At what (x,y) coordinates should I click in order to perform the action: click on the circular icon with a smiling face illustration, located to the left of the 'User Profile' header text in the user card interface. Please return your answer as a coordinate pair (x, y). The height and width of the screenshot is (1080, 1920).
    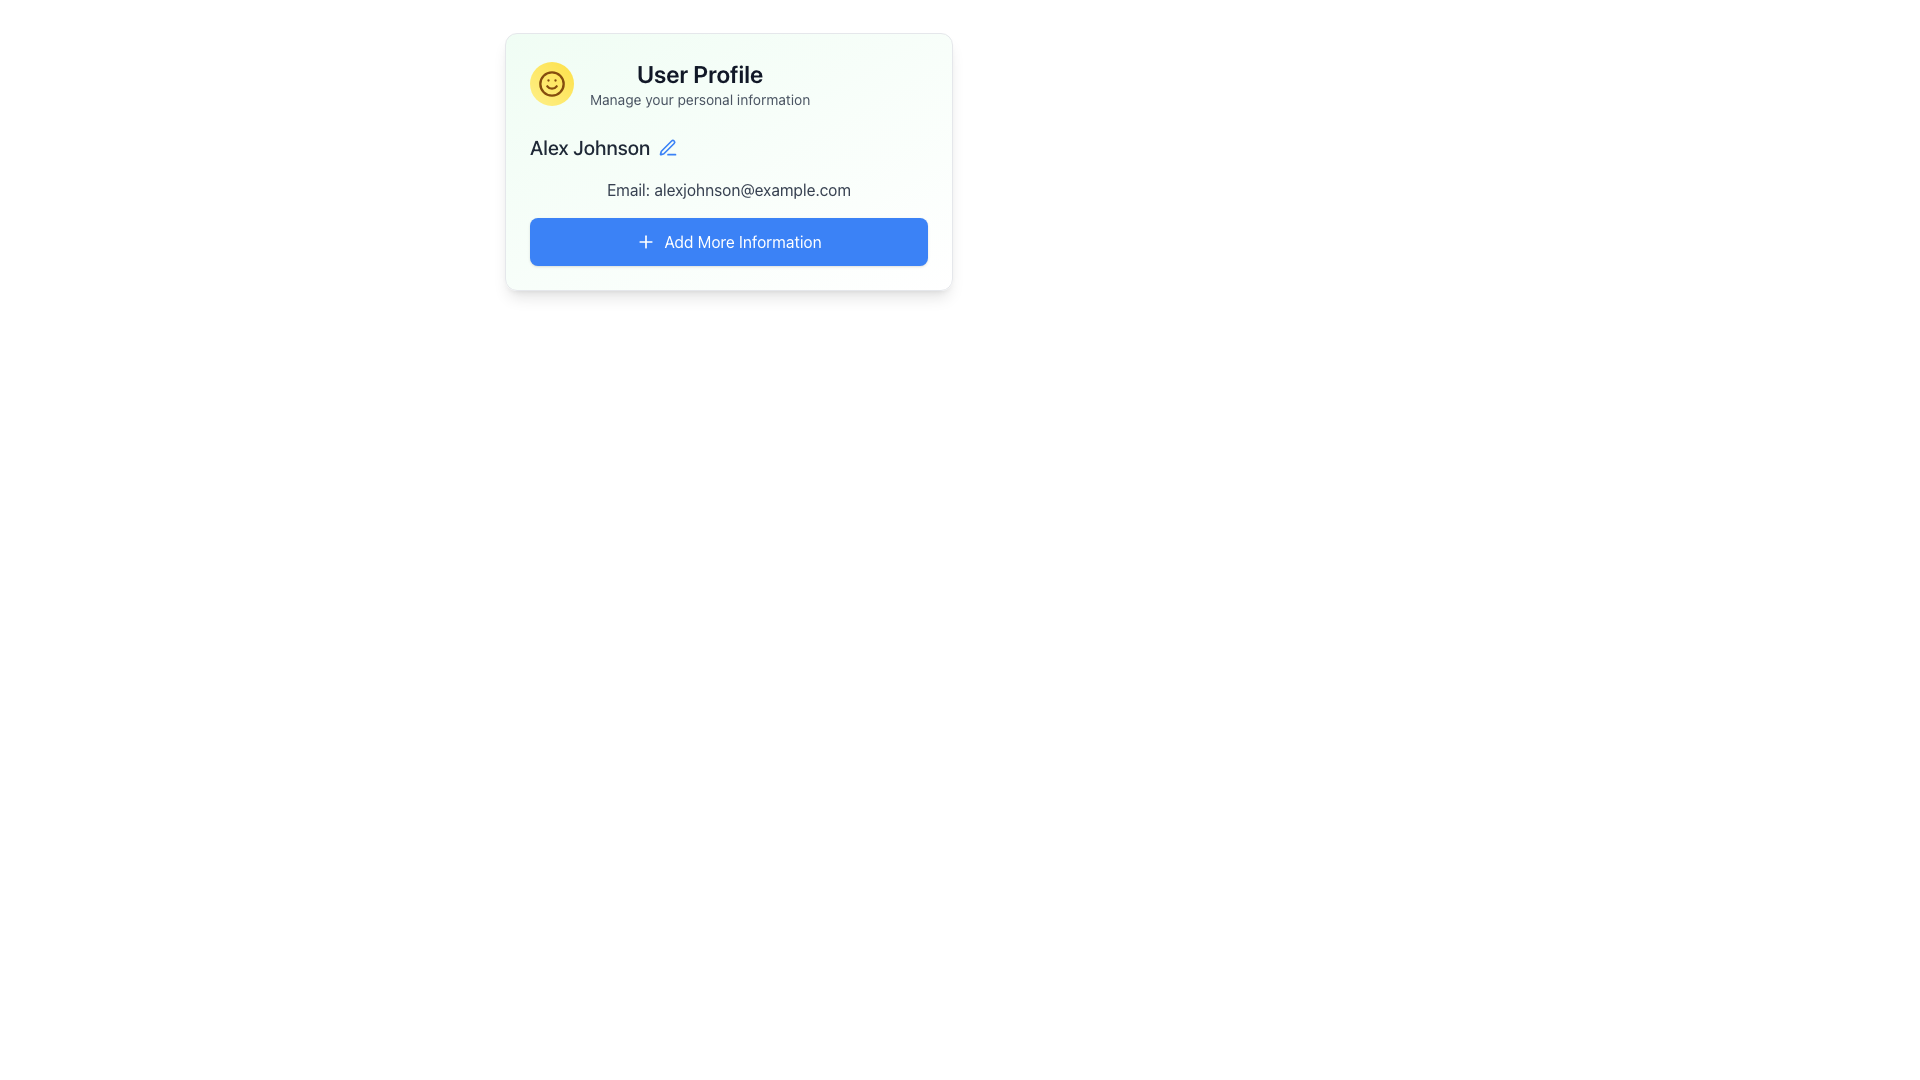
    Looking at the image, I should click on (552, 83).